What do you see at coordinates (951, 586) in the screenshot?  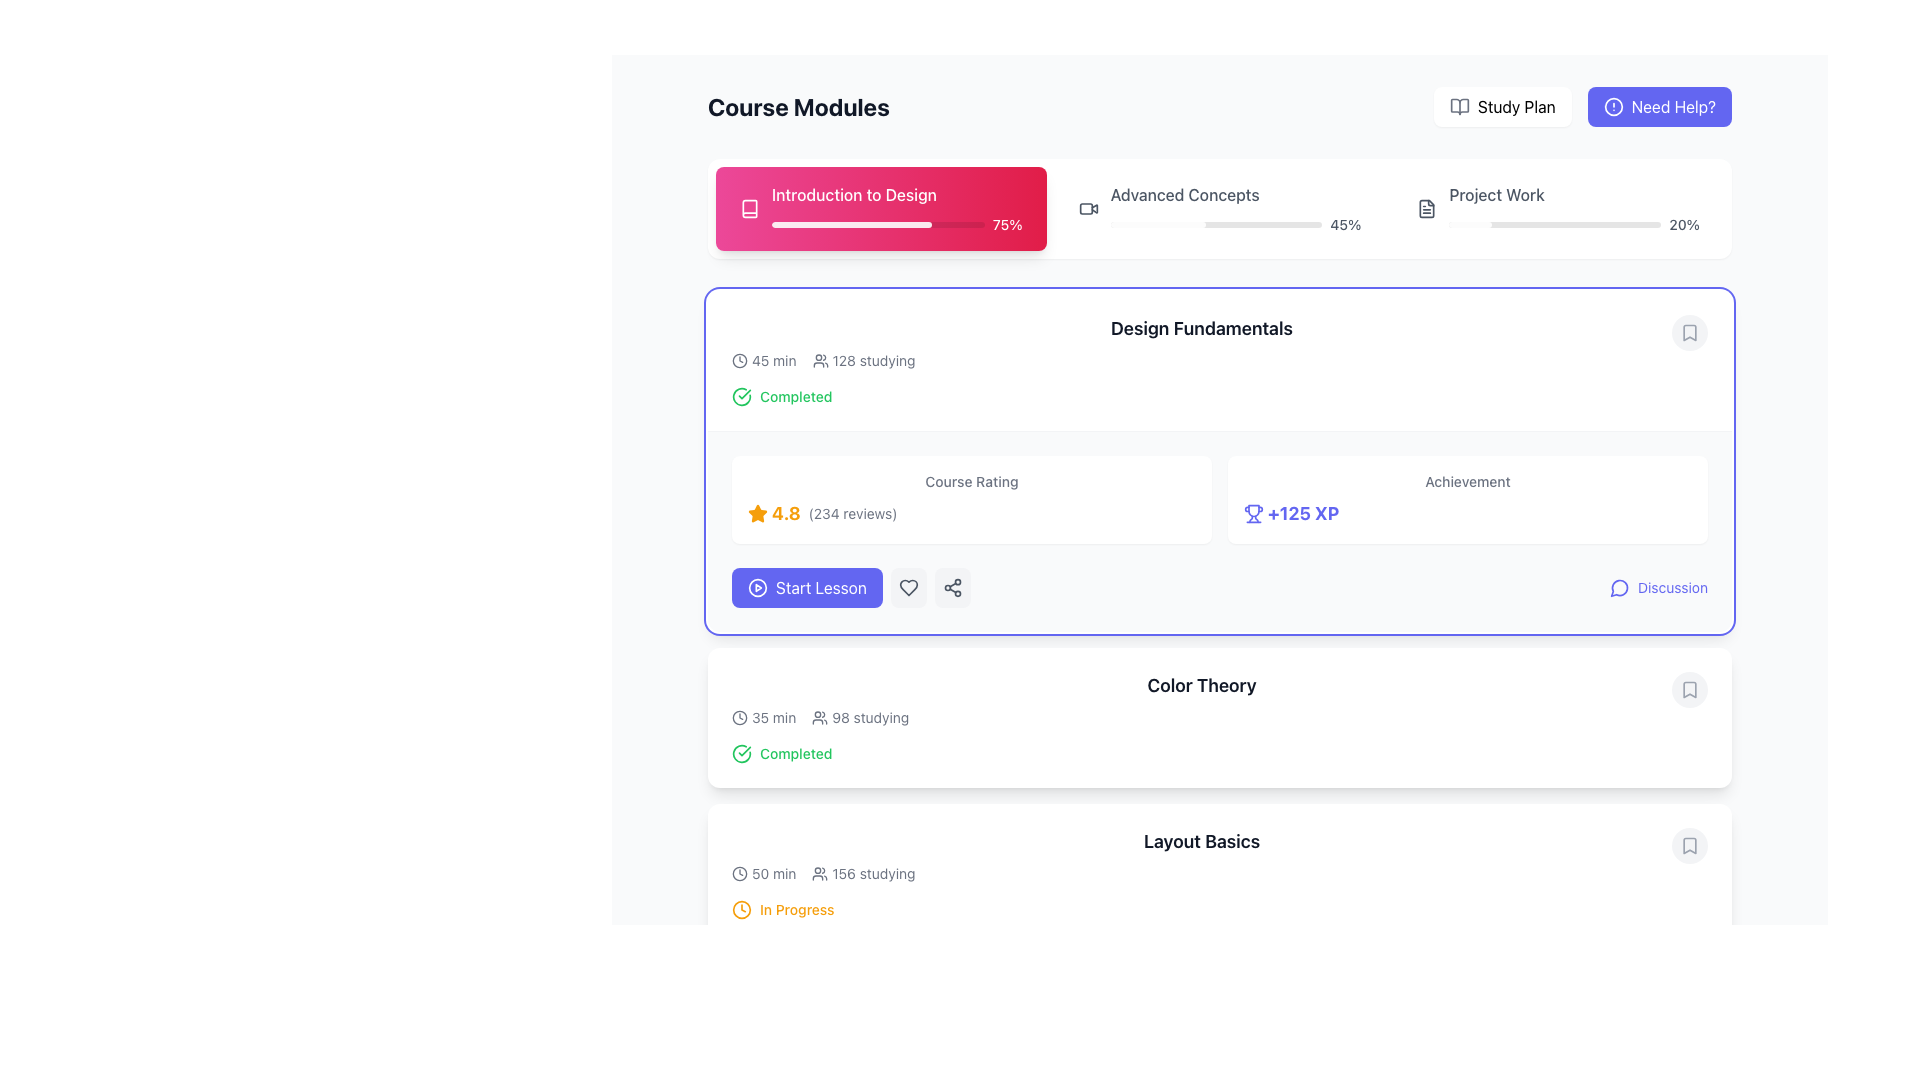 I see `the button with a light gray background and a share icon, located to the right of the 'Start Lesson' button` at bounding box center [951, 586].